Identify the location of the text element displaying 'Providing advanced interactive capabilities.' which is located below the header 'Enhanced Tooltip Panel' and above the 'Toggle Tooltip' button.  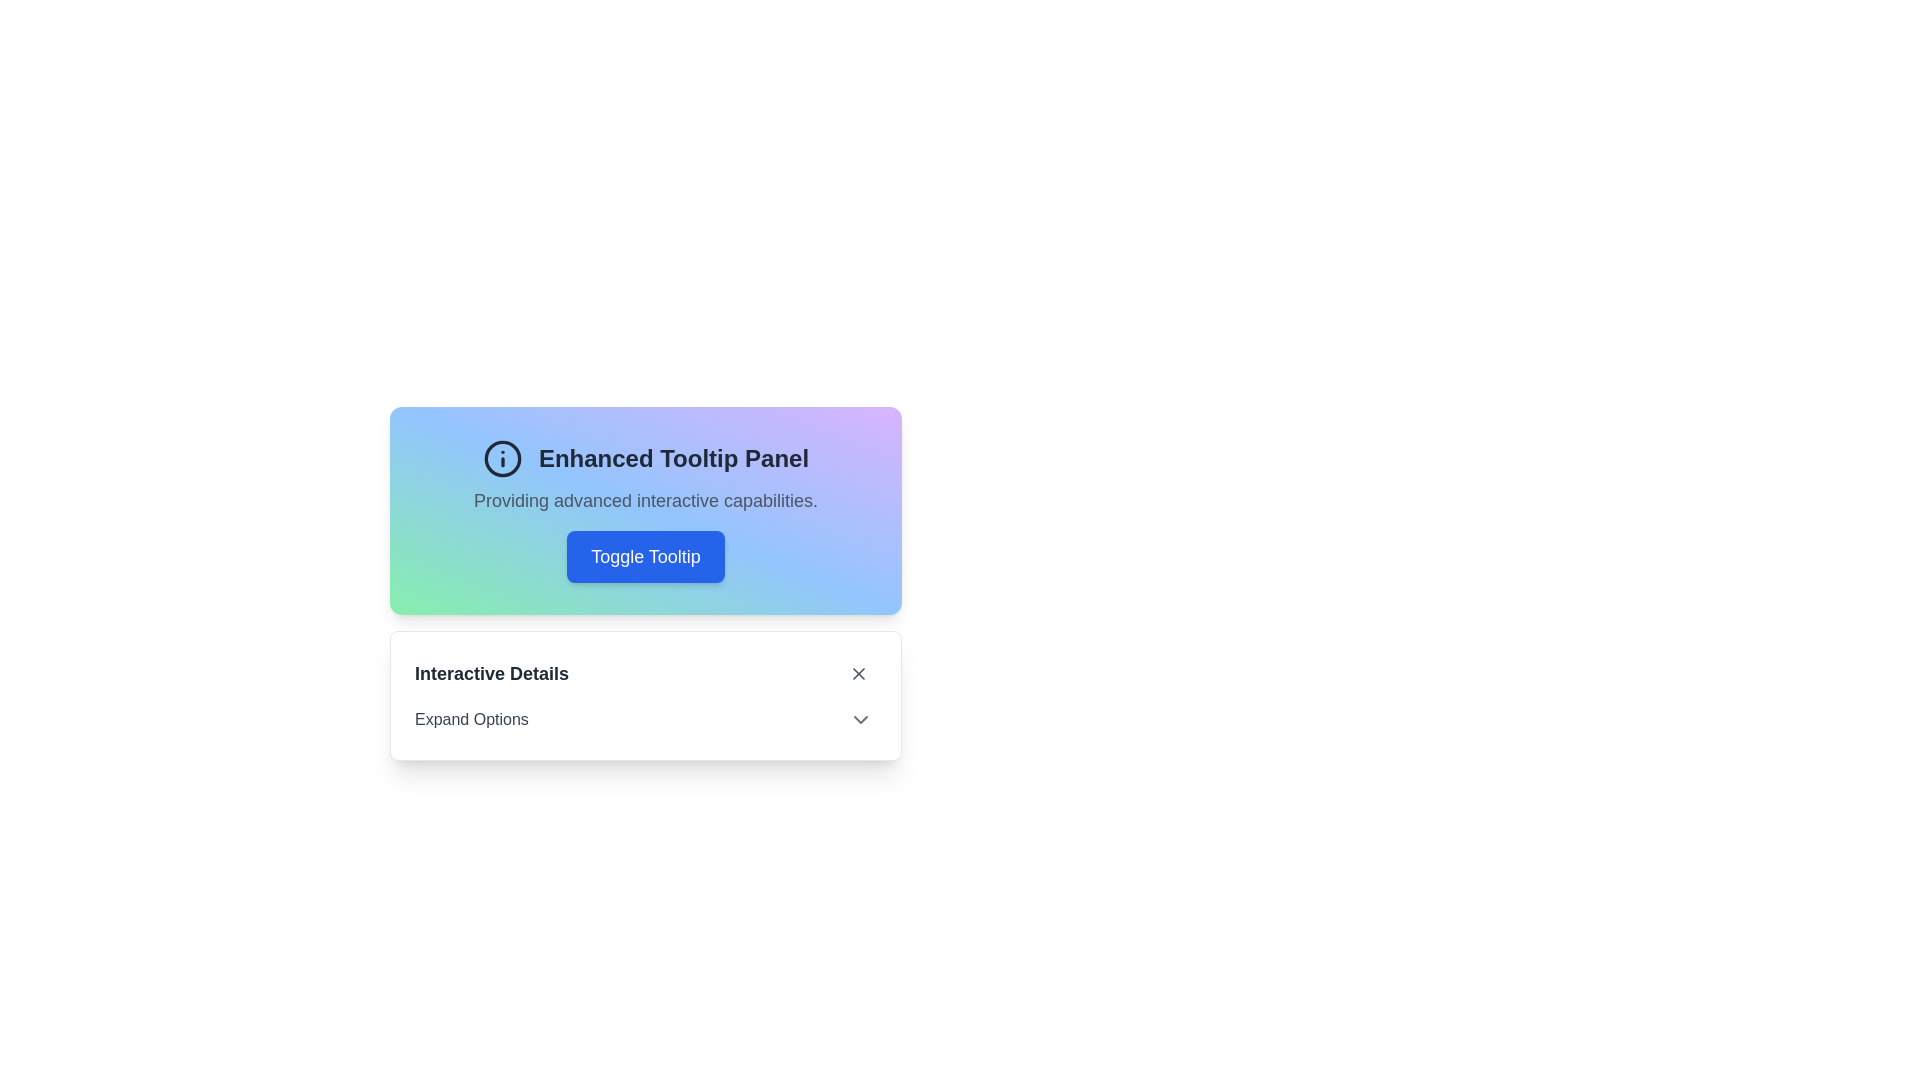
(646, 500).